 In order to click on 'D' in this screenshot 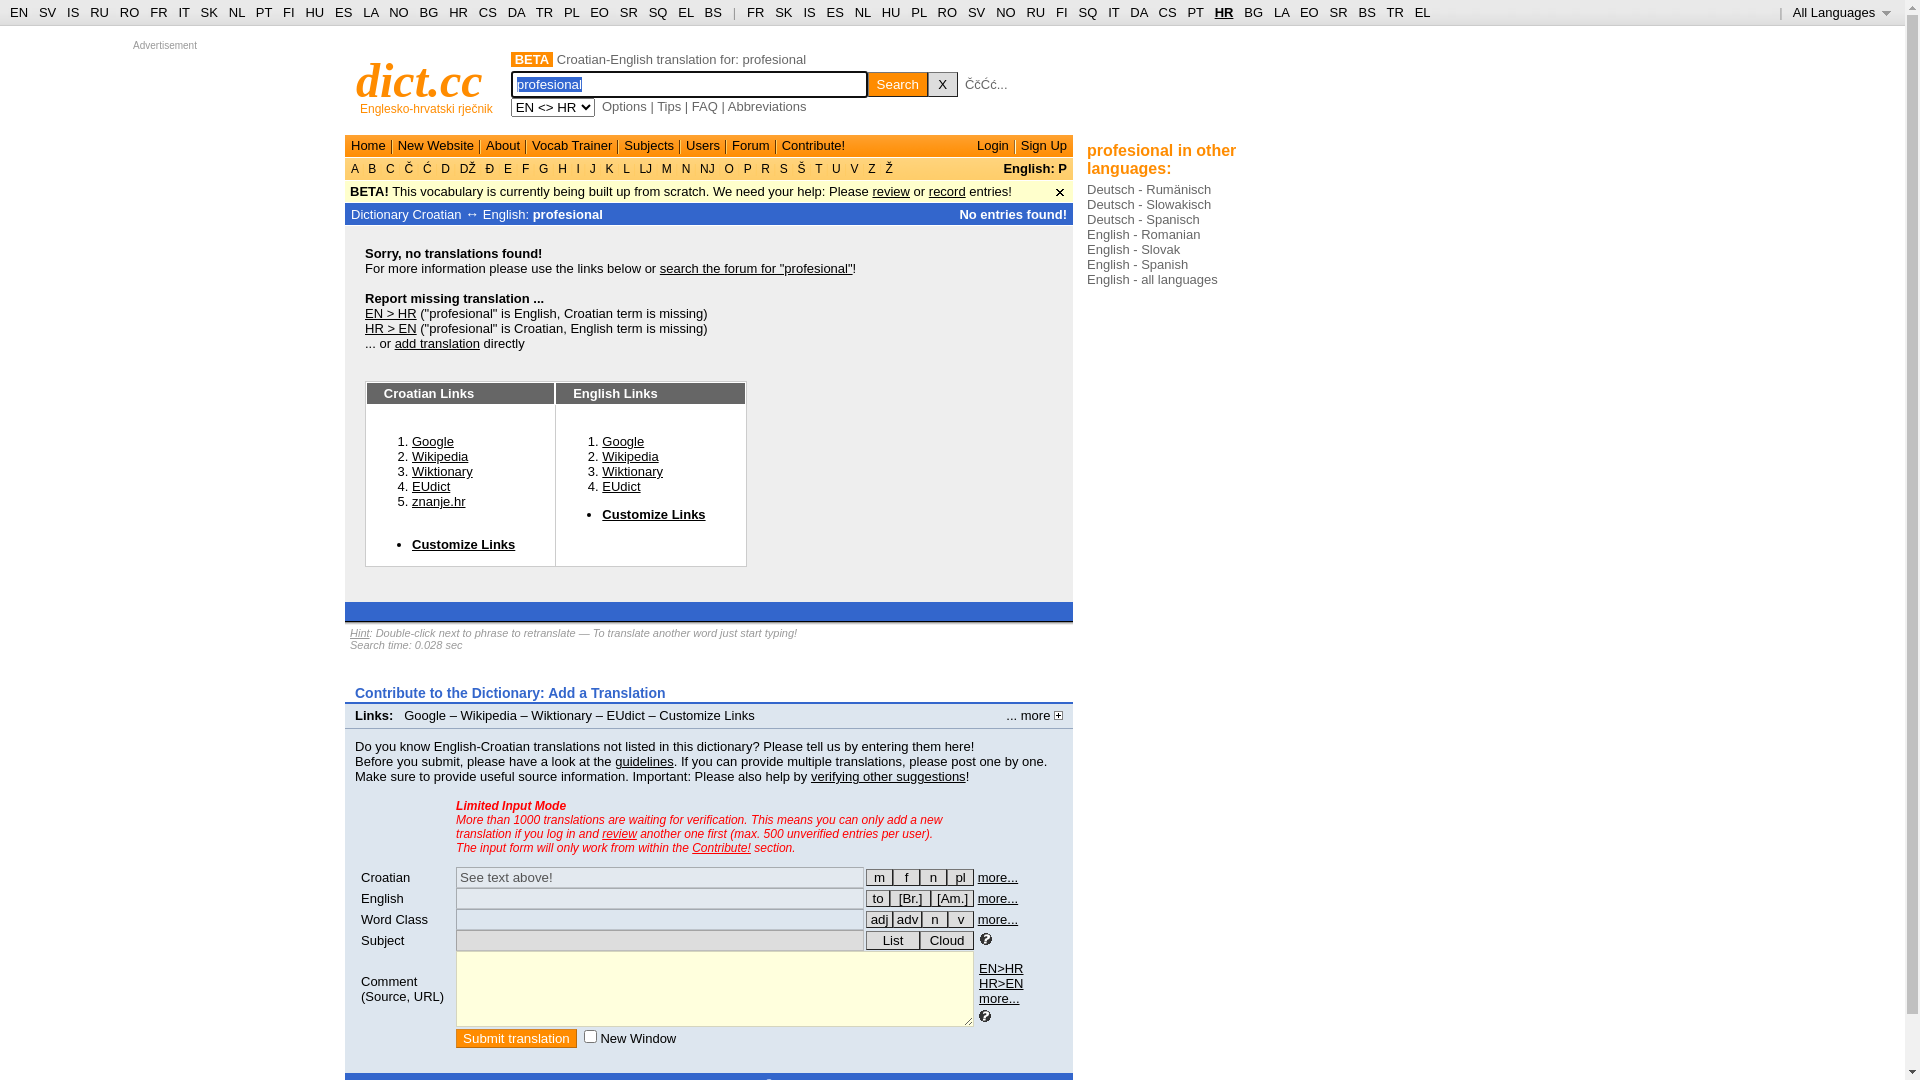, I will do `click(444, 168)`.